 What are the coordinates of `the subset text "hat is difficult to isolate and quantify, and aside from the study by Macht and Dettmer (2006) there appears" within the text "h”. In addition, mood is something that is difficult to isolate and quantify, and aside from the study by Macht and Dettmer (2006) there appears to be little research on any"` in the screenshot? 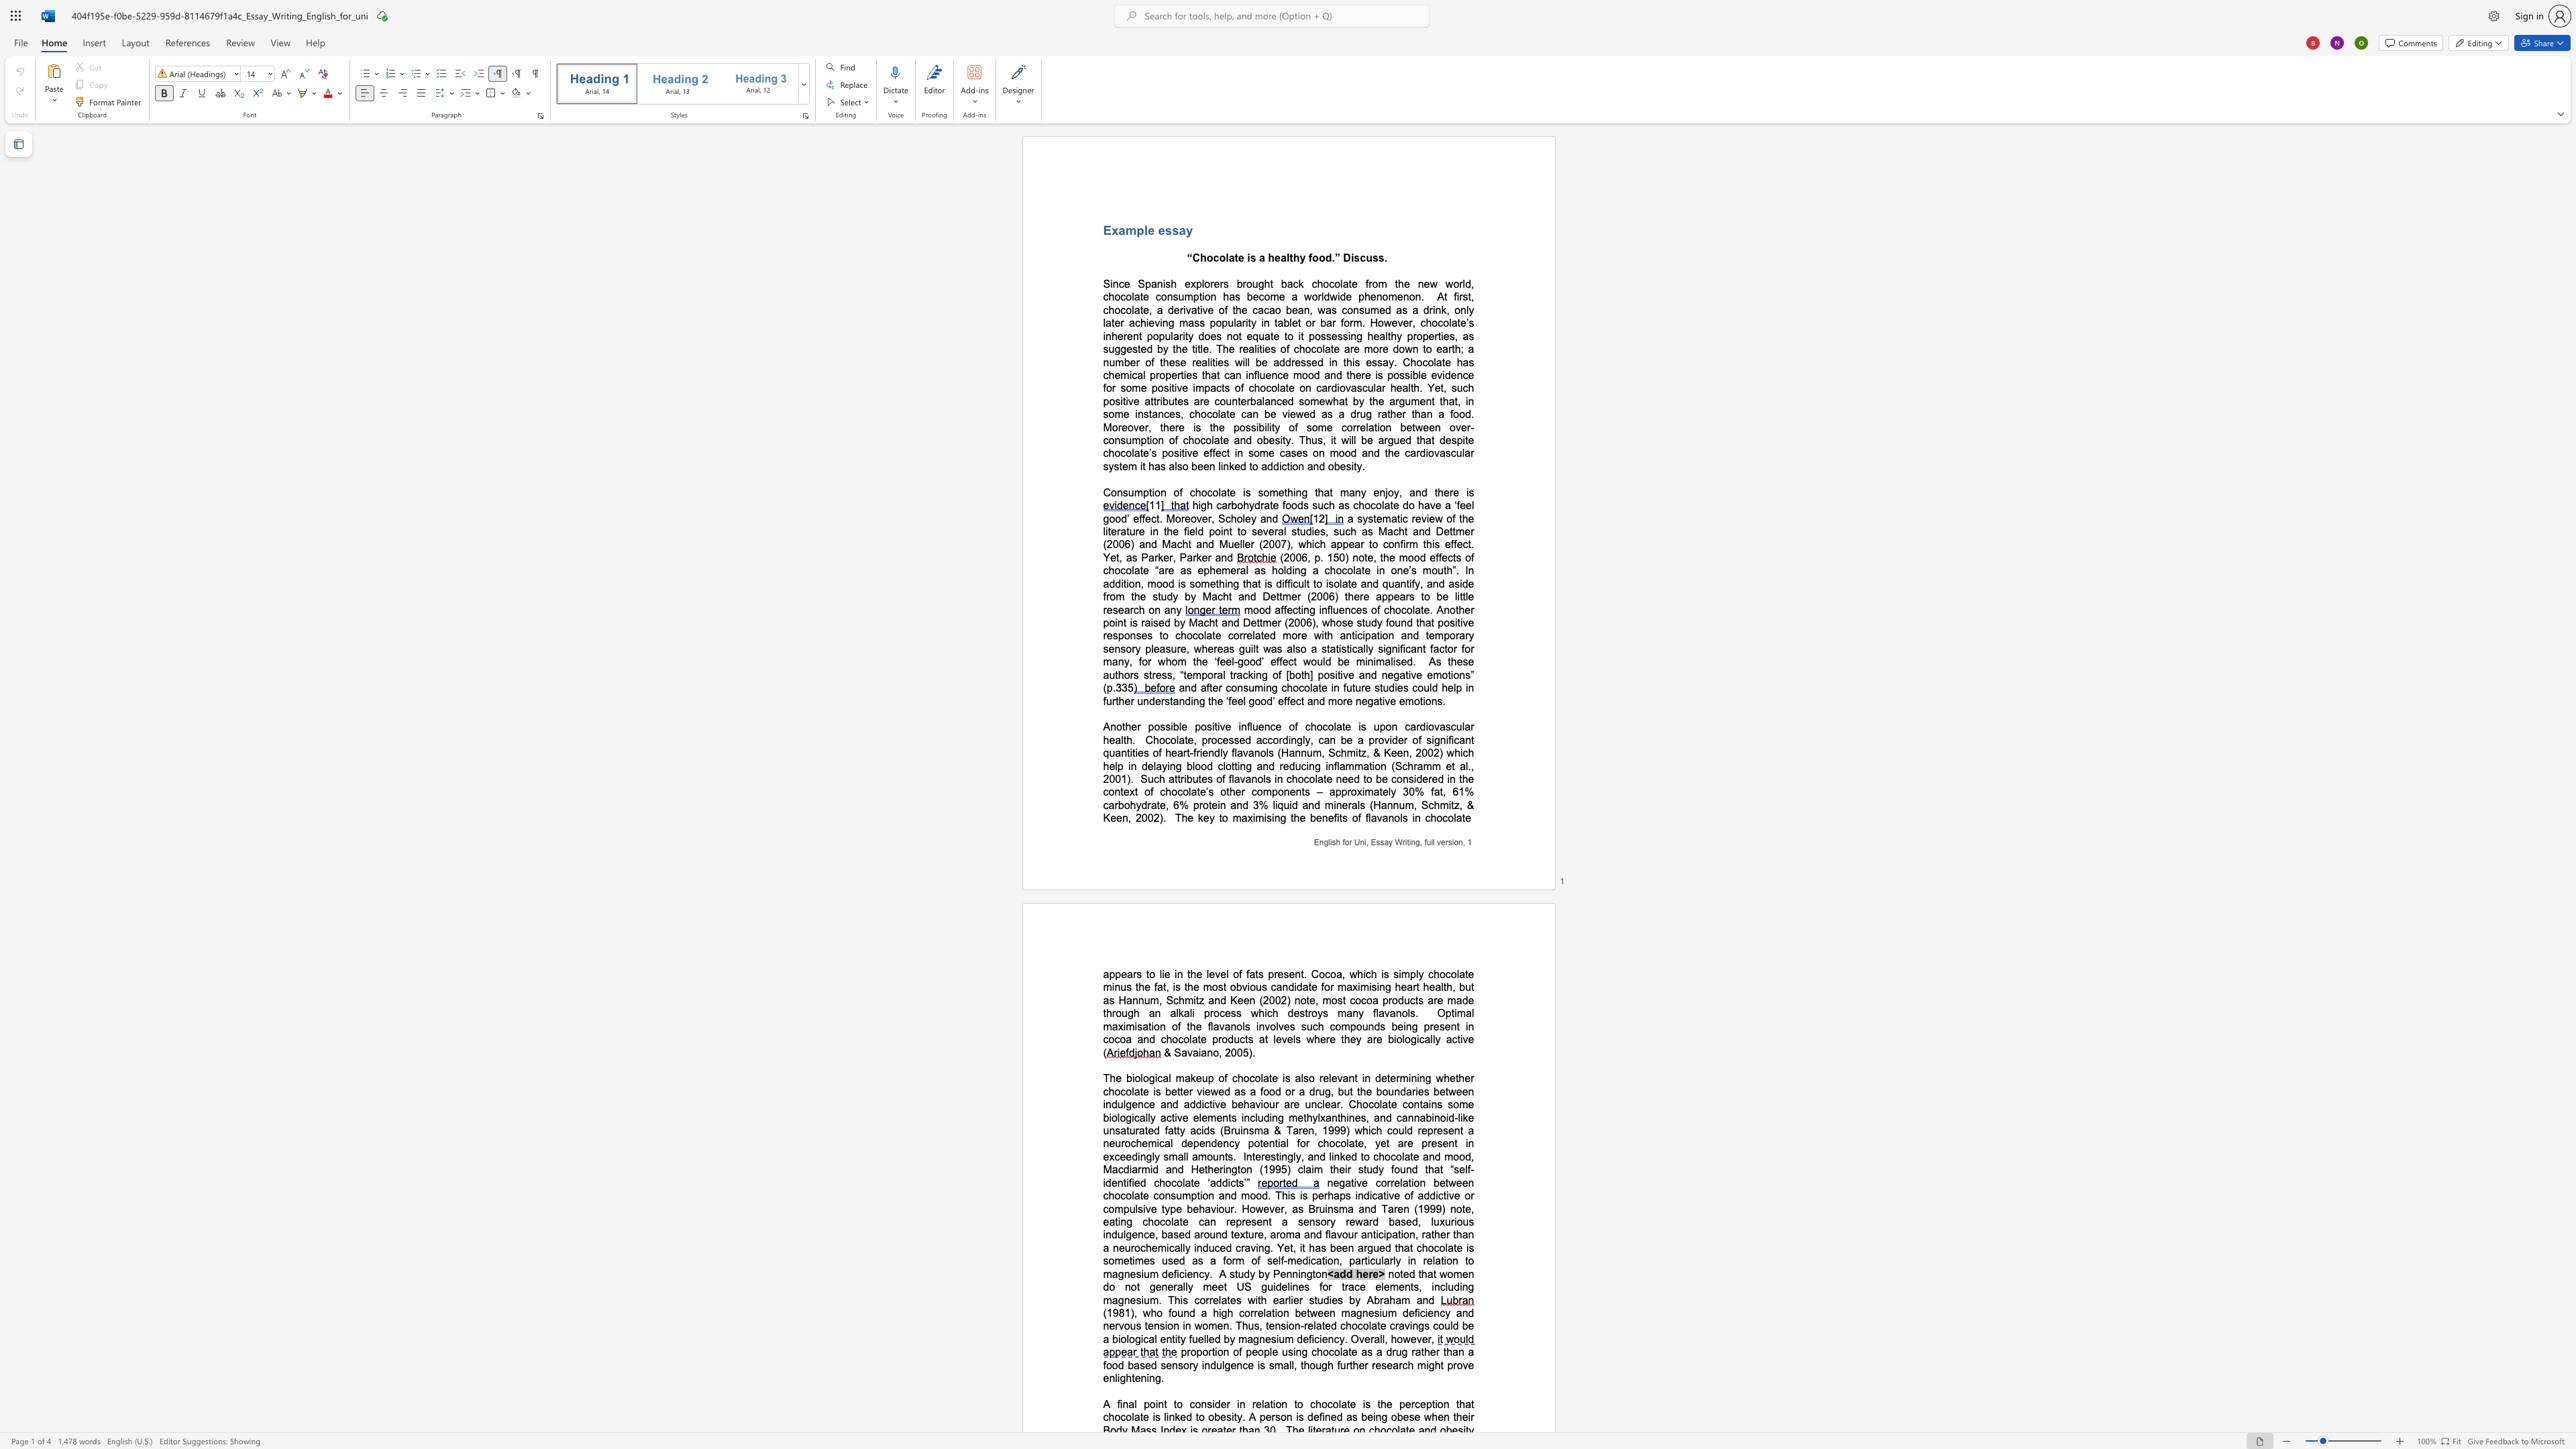 It's located at (1245, 583).